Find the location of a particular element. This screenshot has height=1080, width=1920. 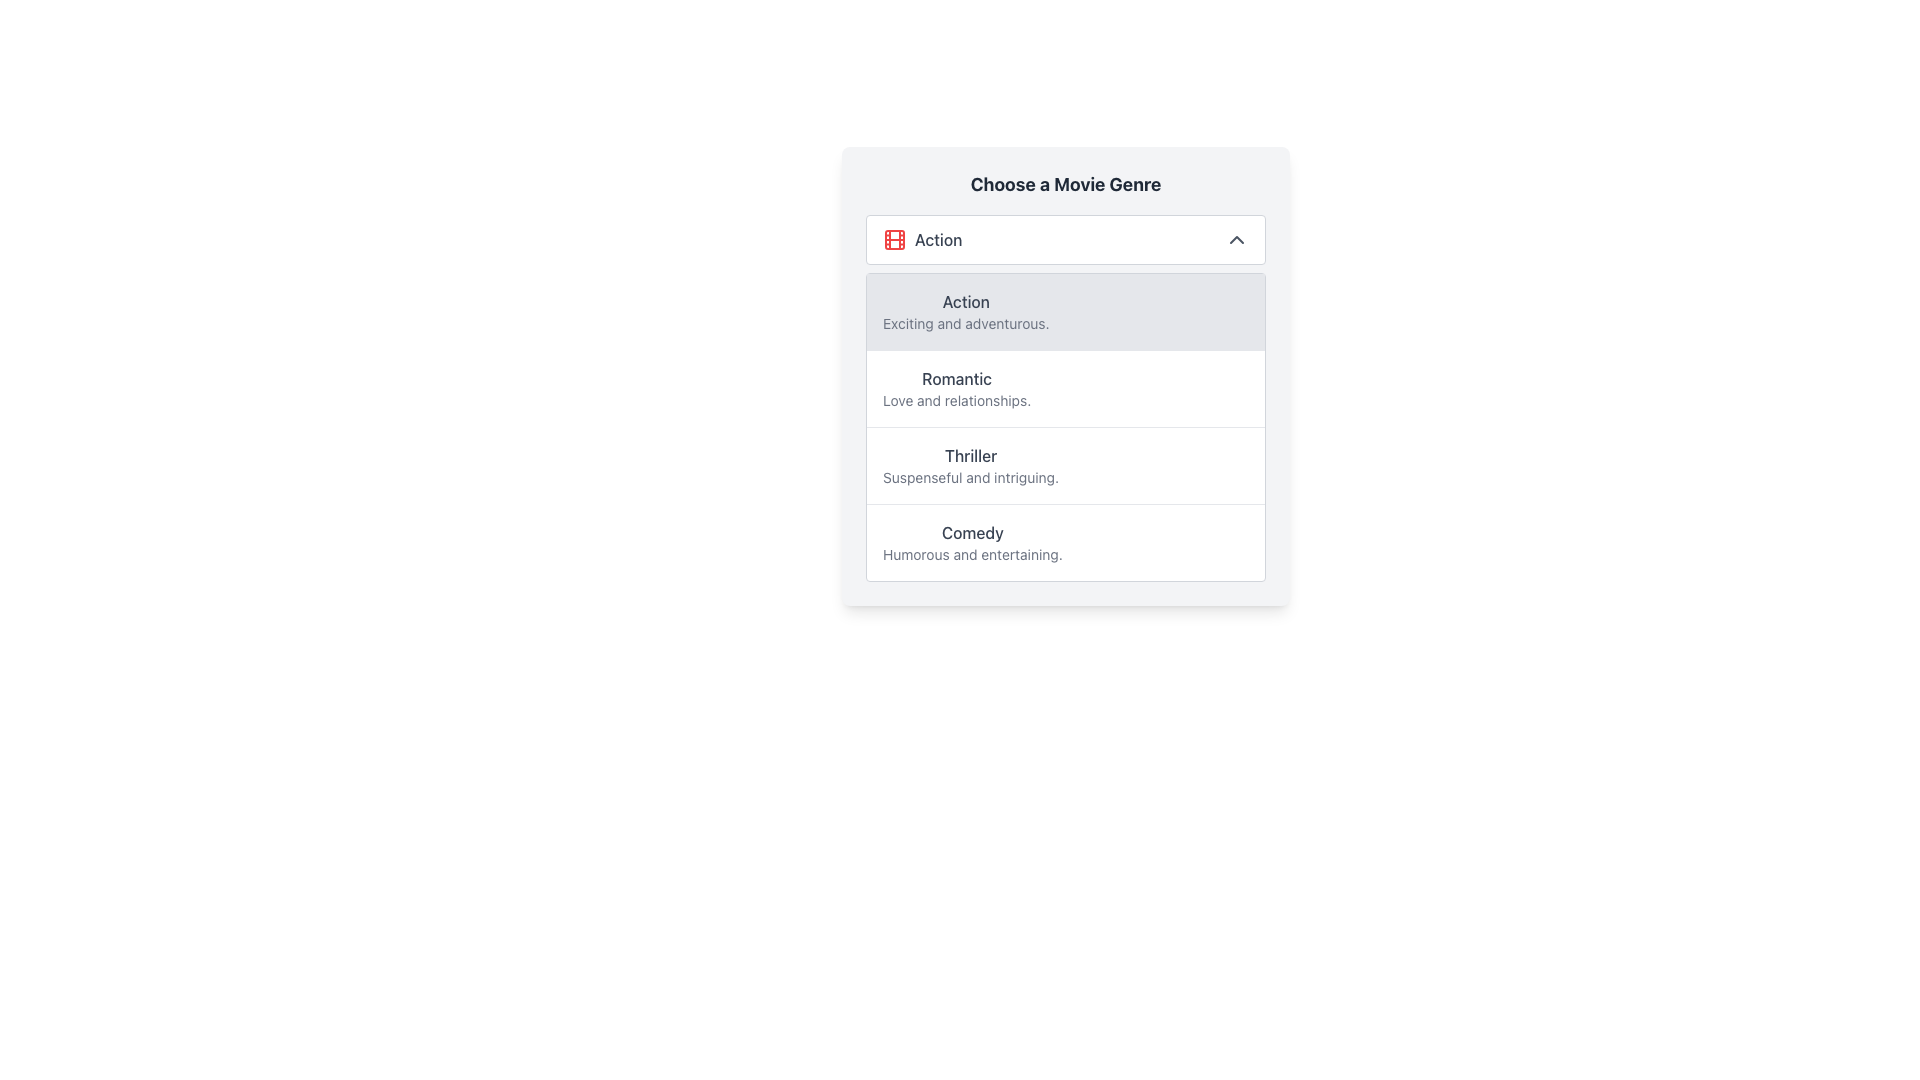

the red film roll icon located to the left of the 'Action' text in the dropdown menu for selecting a movie genre is located at coordinates (893, 238).